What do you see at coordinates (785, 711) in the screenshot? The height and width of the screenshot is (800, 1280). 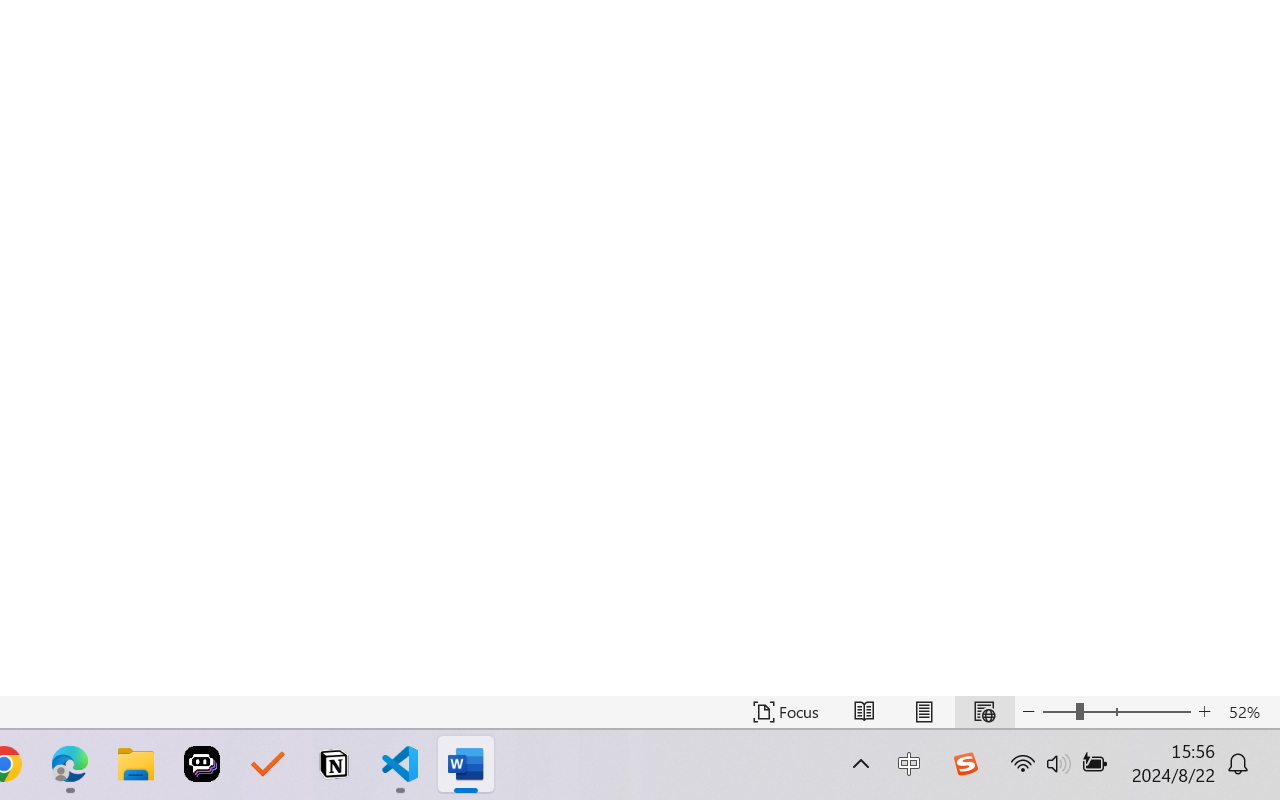 I see `'Focus '` at bounding box center [785, 711].